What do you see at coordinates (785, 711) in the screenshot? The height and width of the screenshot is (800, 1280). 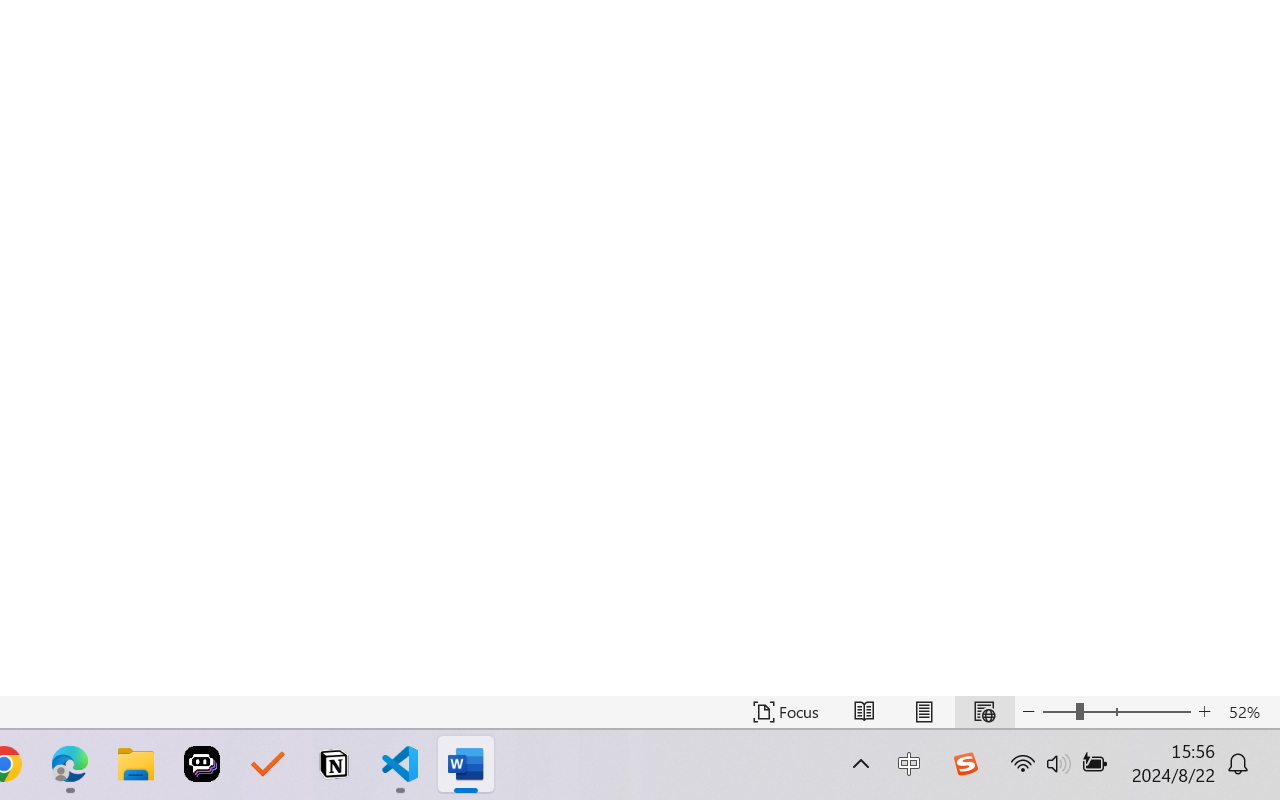 I see `'Focus '` at bounding box center [785, 711].